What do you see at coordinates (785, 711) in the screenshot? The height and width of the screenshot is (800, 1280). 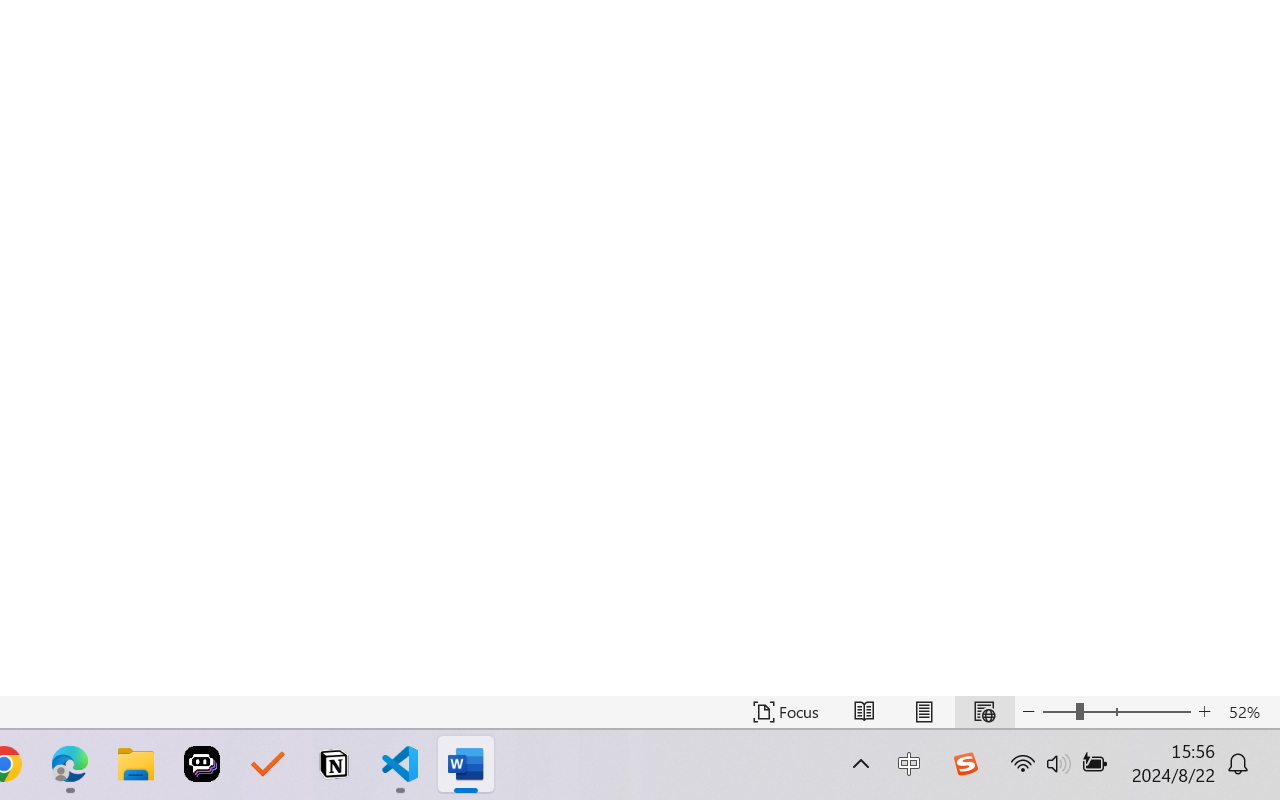 I see `'Focus '` at bounding box center [785, 711].